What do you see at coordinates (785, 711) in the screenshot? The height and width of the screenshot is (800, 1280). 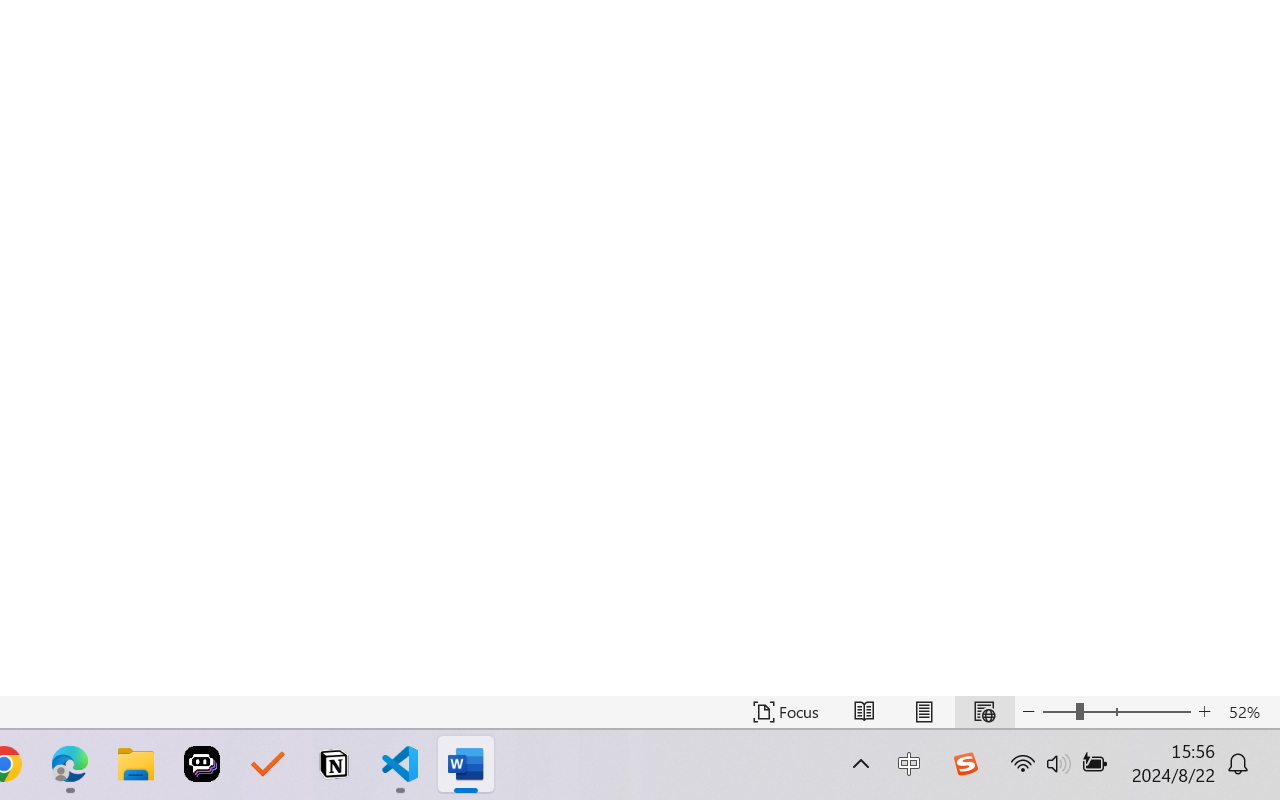 I see `'Focus '` at bounding box center [785, 711].